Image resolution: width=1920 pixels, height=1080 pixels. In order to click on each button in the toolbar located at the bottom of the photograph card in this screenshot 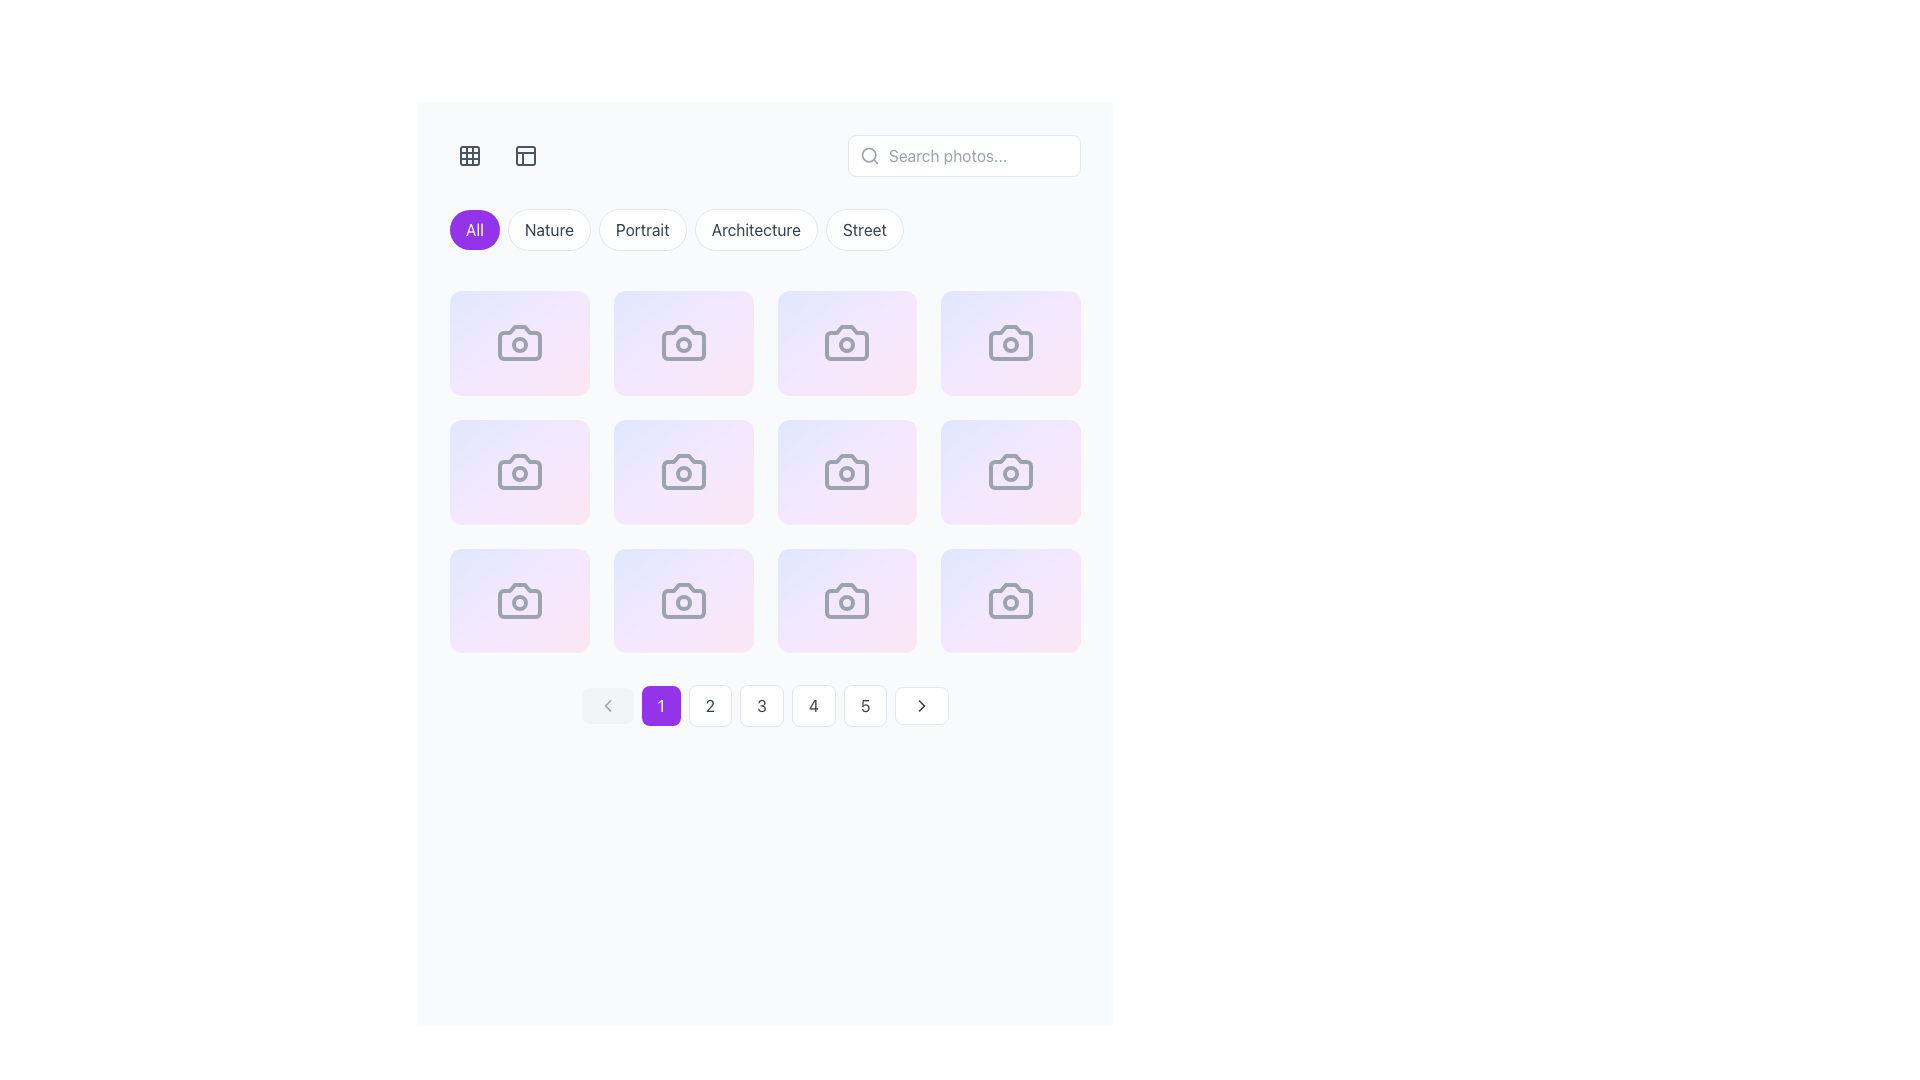, I will do `click(1011, 619)`.